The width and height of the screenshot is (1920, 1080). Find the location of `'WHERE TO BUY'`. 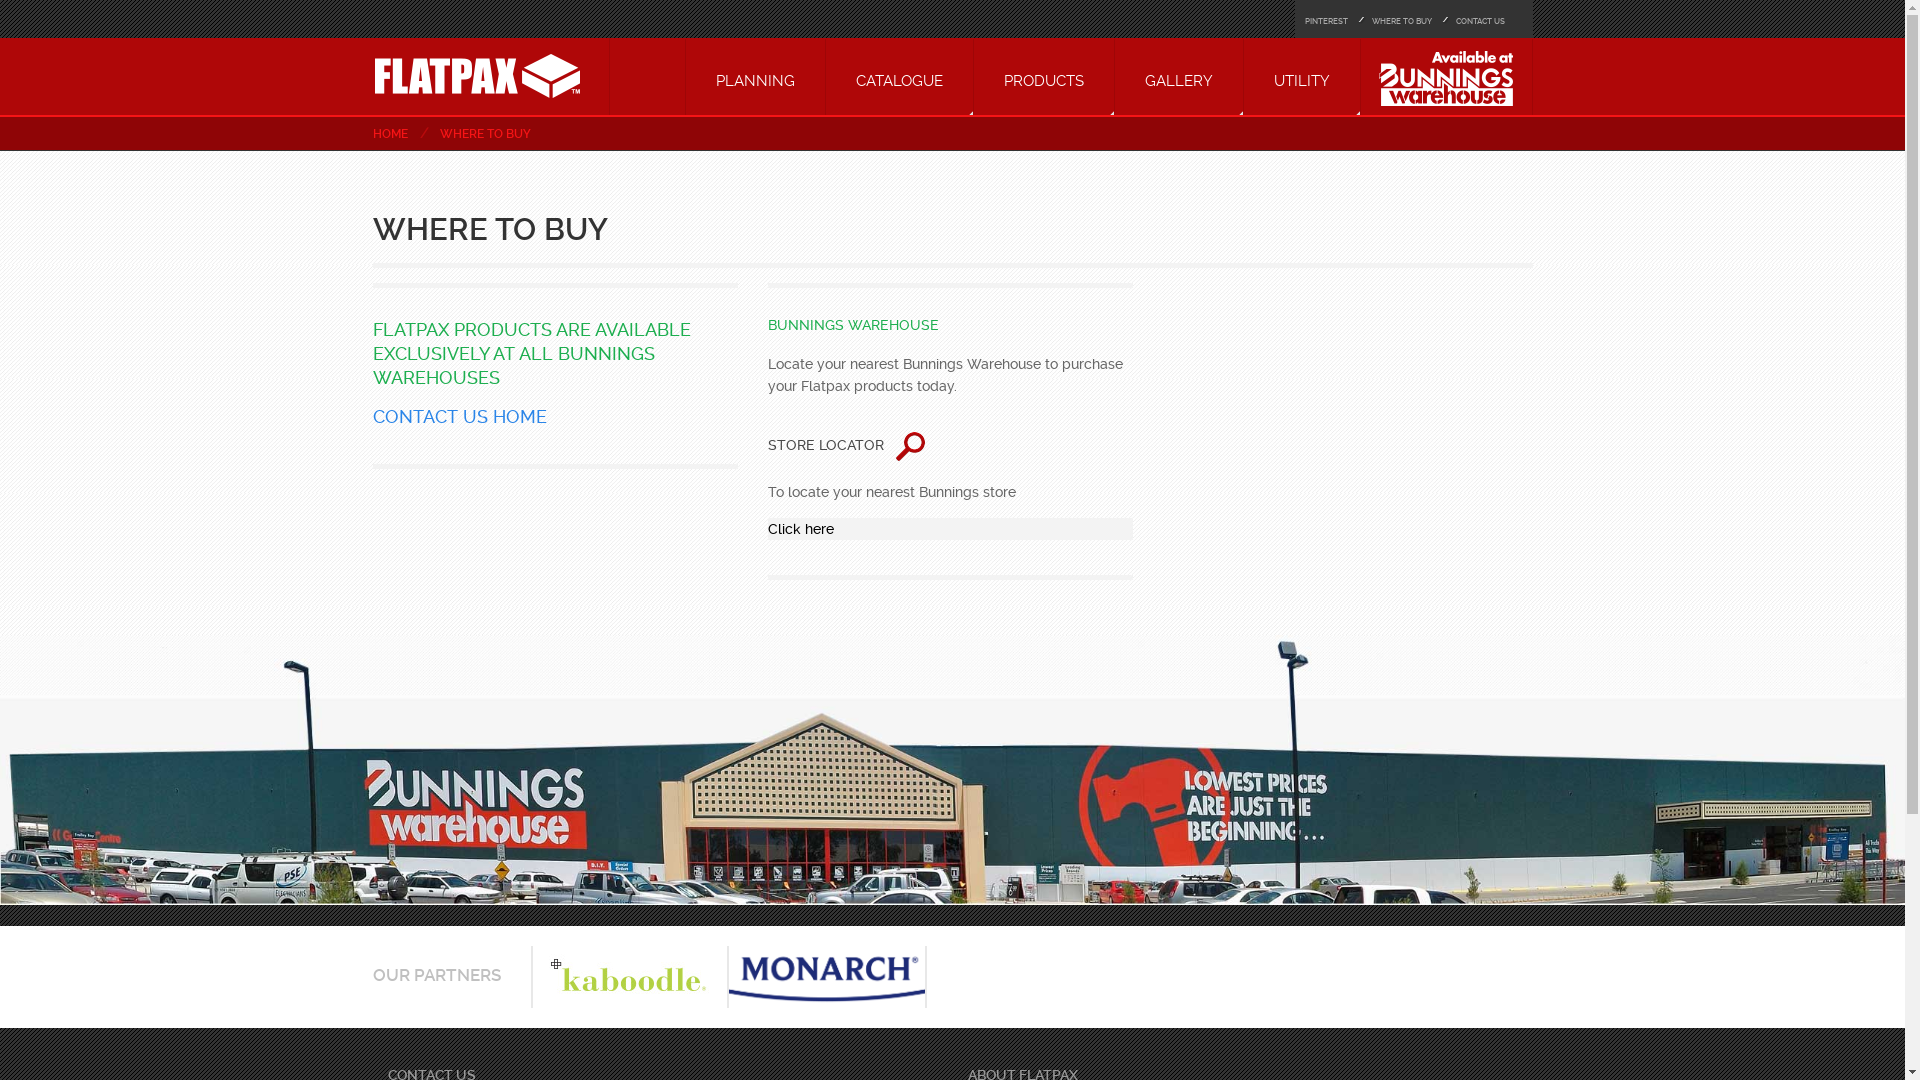

'WHERE TO BUY' is located at coordinates (1400, 21).